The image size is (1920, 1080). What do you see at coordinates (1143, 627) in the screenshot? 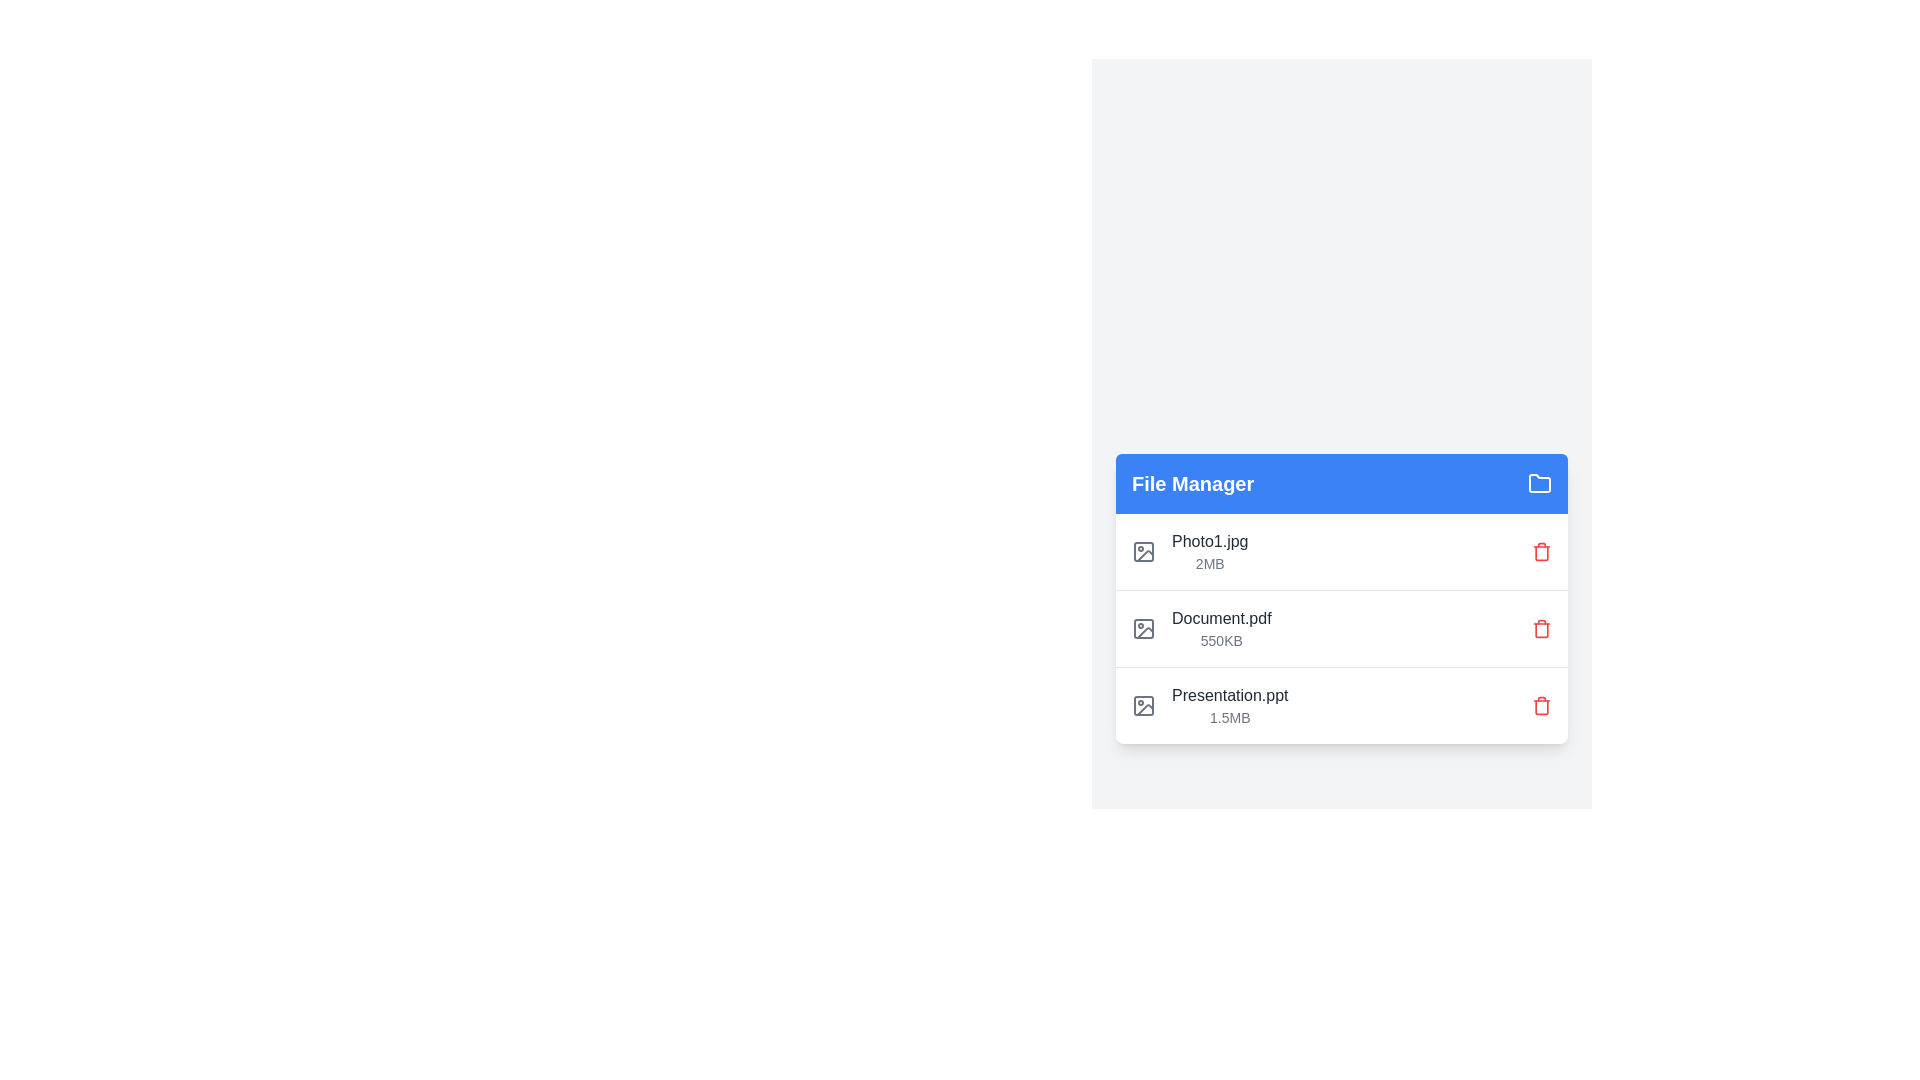
I see `the icon resembling an image file, which is the first icon to the left of the 'Document.pdf' label` at bounding box center [1143, 627].